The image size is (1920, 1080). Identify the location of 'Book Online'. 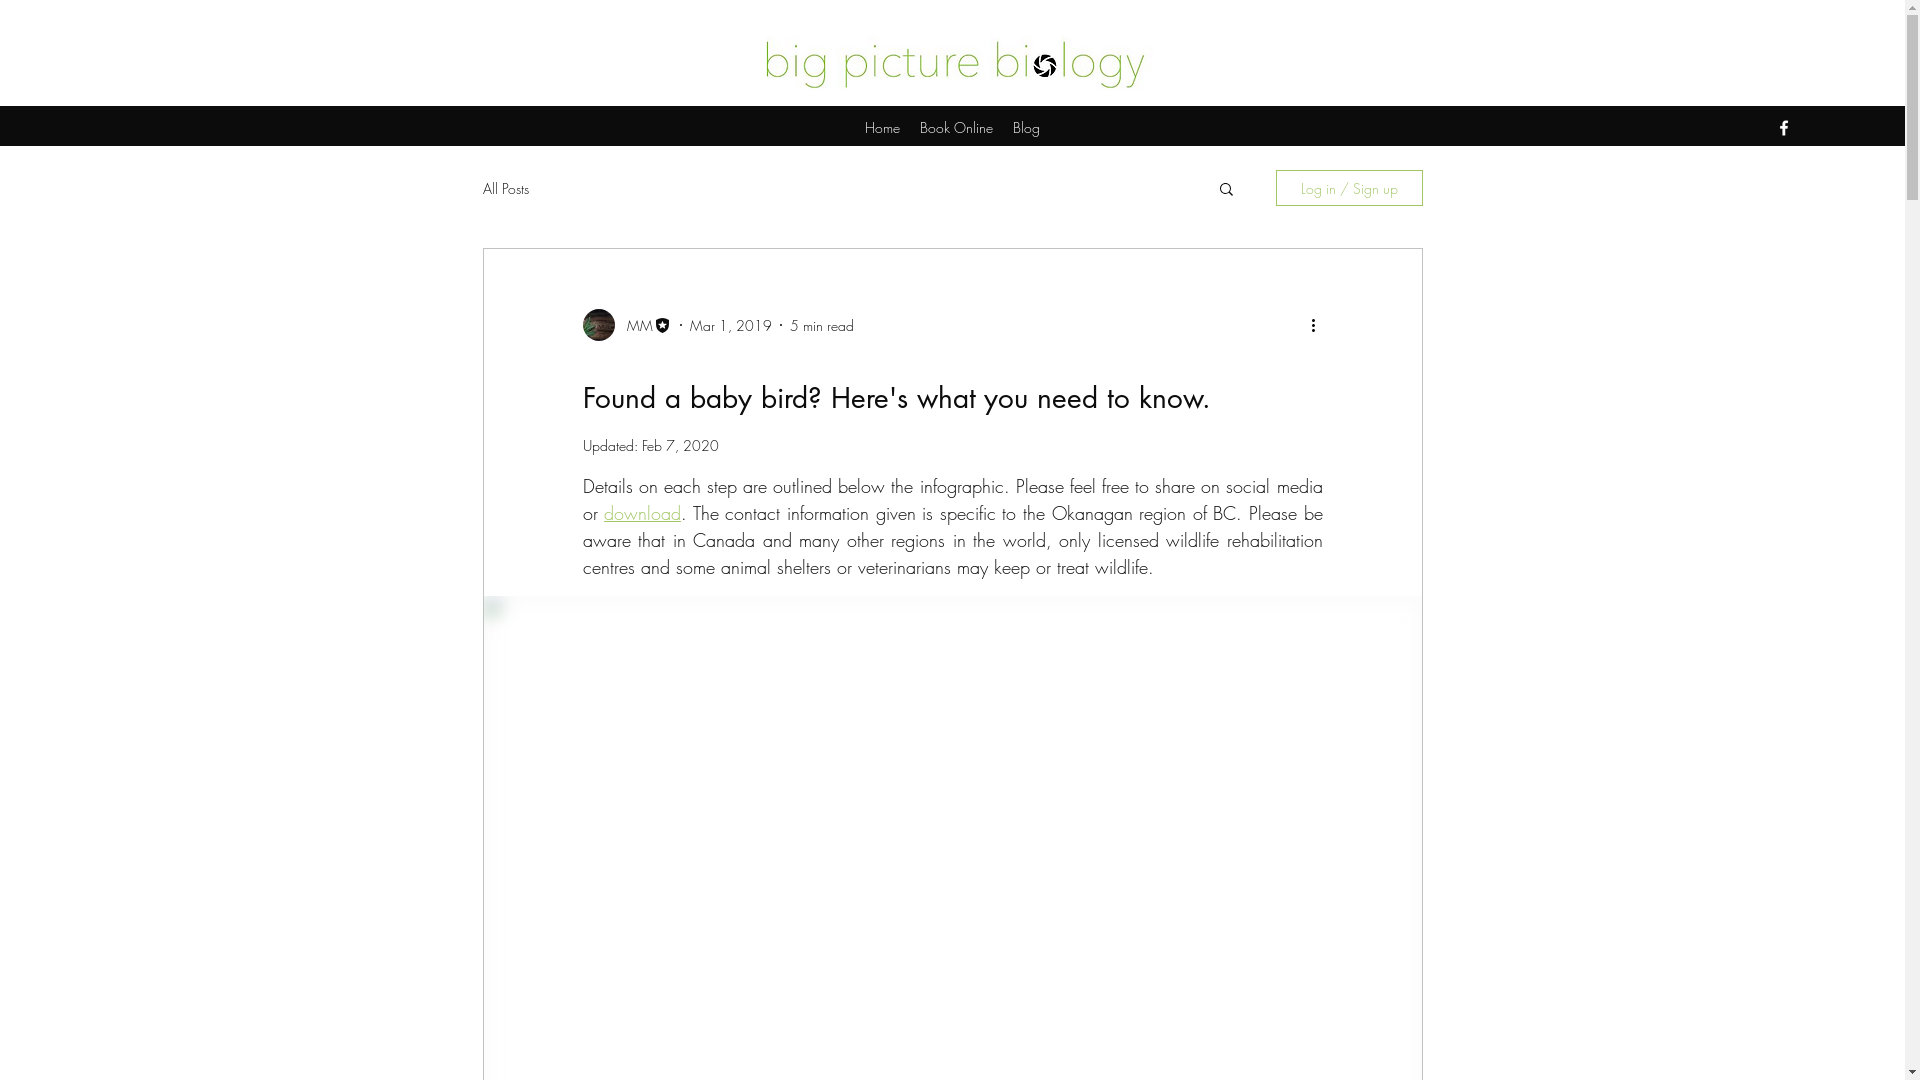
(955, 127).